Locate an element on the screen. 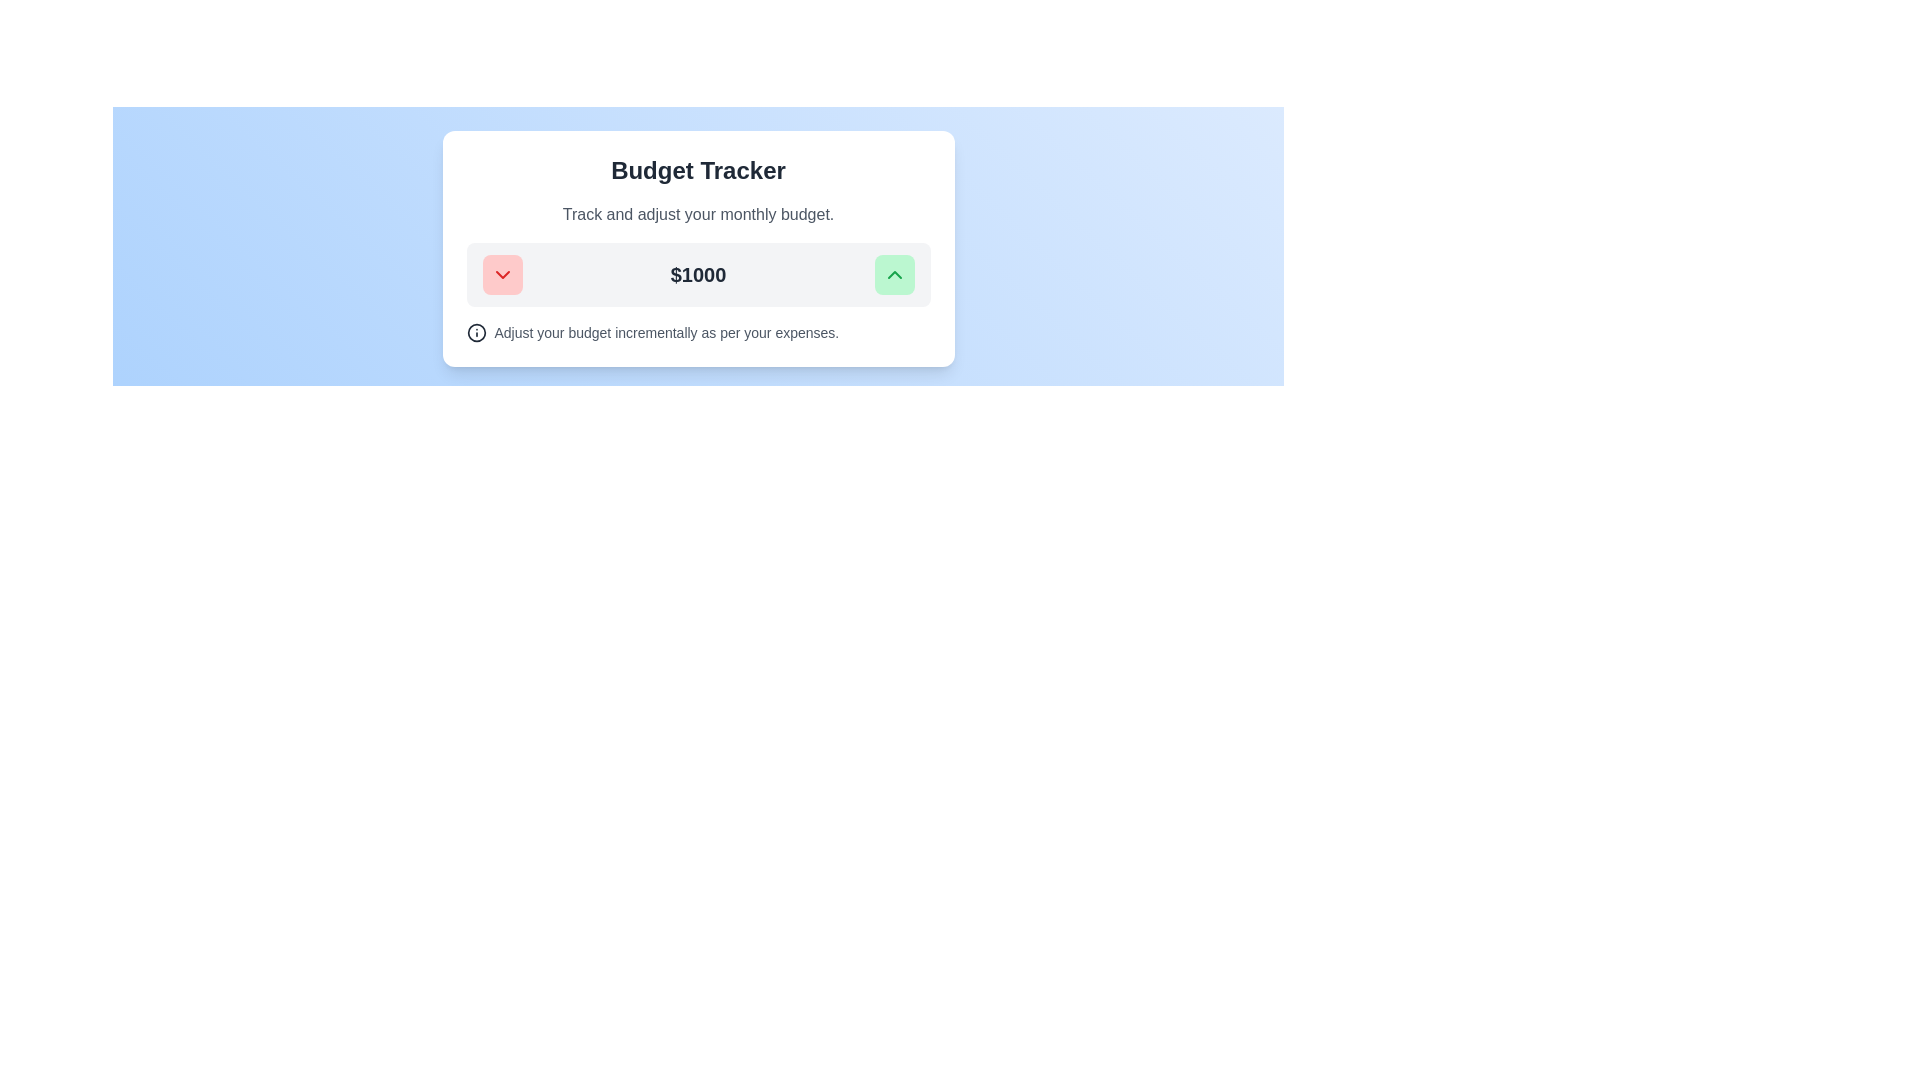  the informational icon located to the left of the statement 'Adjust your budget incrementally as per your expenses.' within the card component is located at coordinates (475, 331).